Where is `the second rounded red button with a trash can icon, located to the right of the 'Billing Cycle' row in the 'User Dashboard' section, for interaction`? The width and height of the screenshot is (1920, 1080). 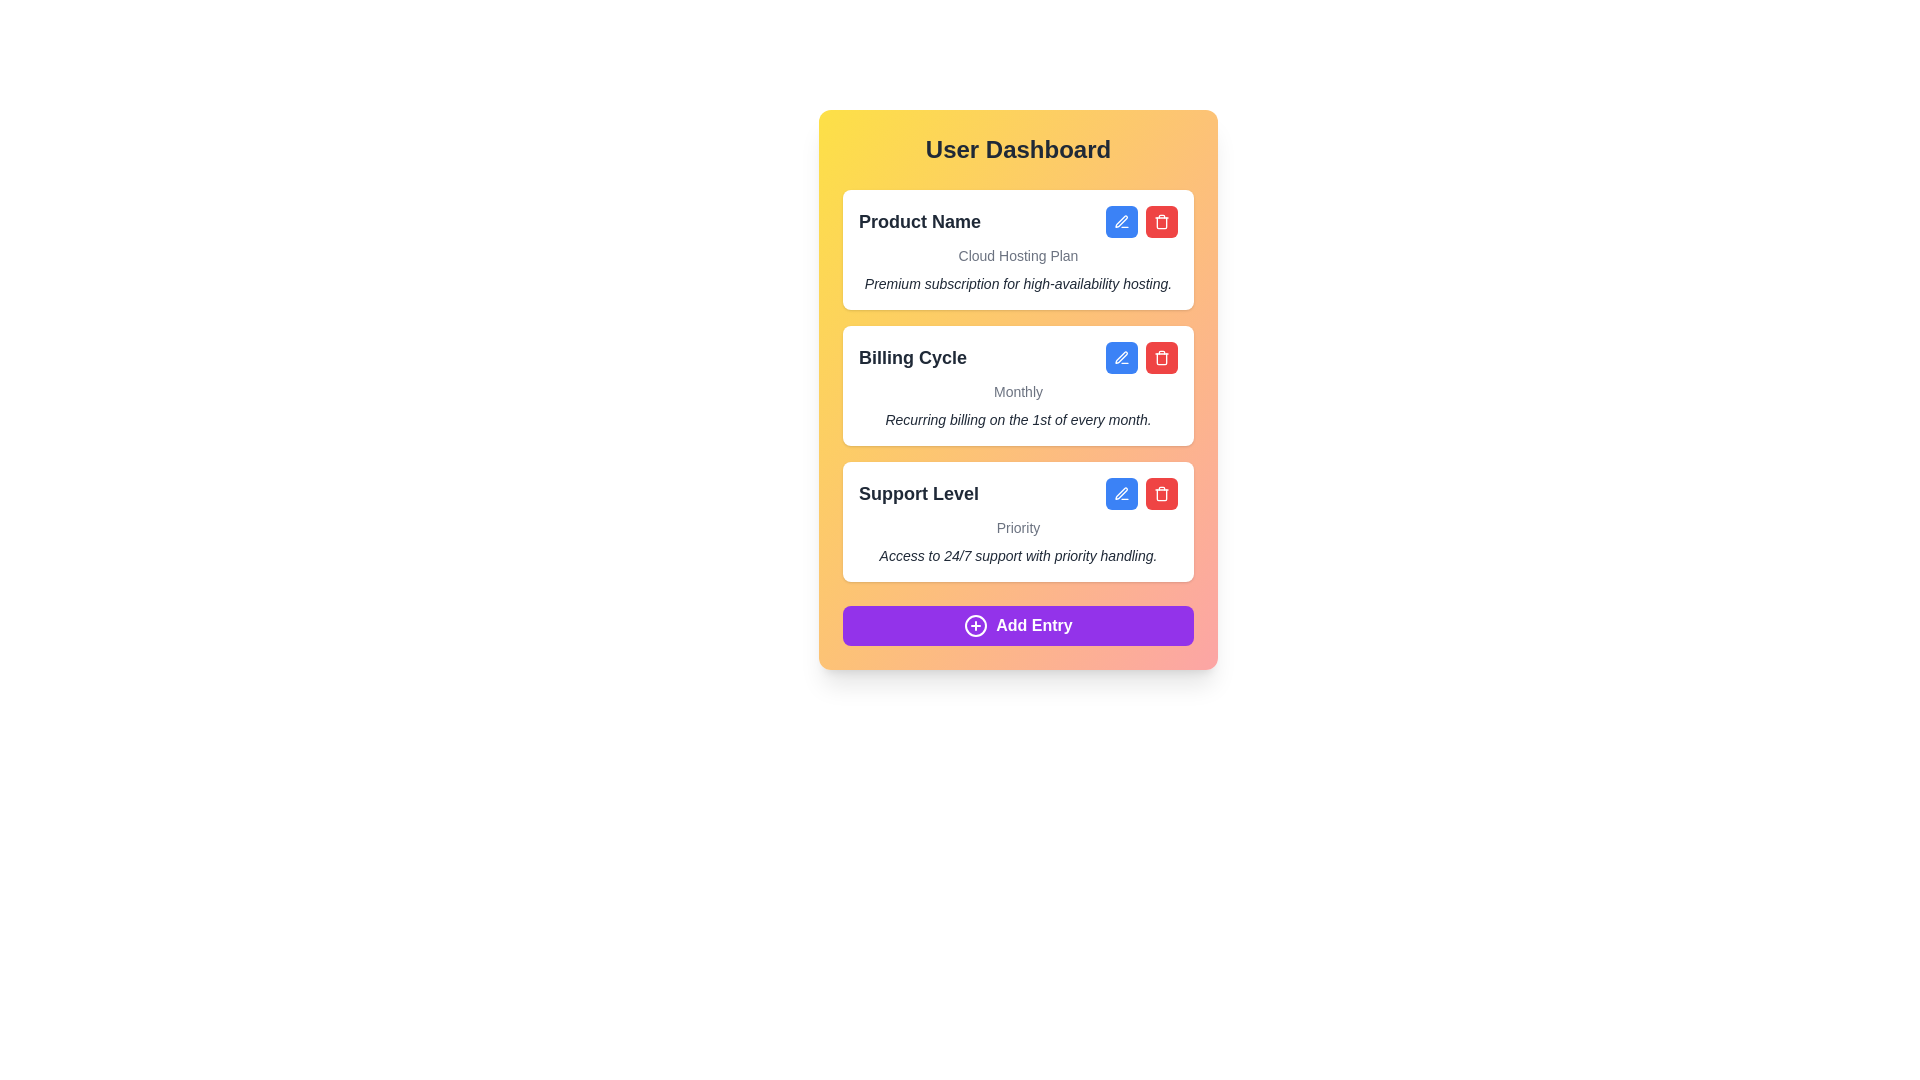 the second rounded red button with a trash can icon, located to the right of the 'Billing Cycle' row in the 'User Dashboard' section, for interaction is located at coordinates (1161, 357).